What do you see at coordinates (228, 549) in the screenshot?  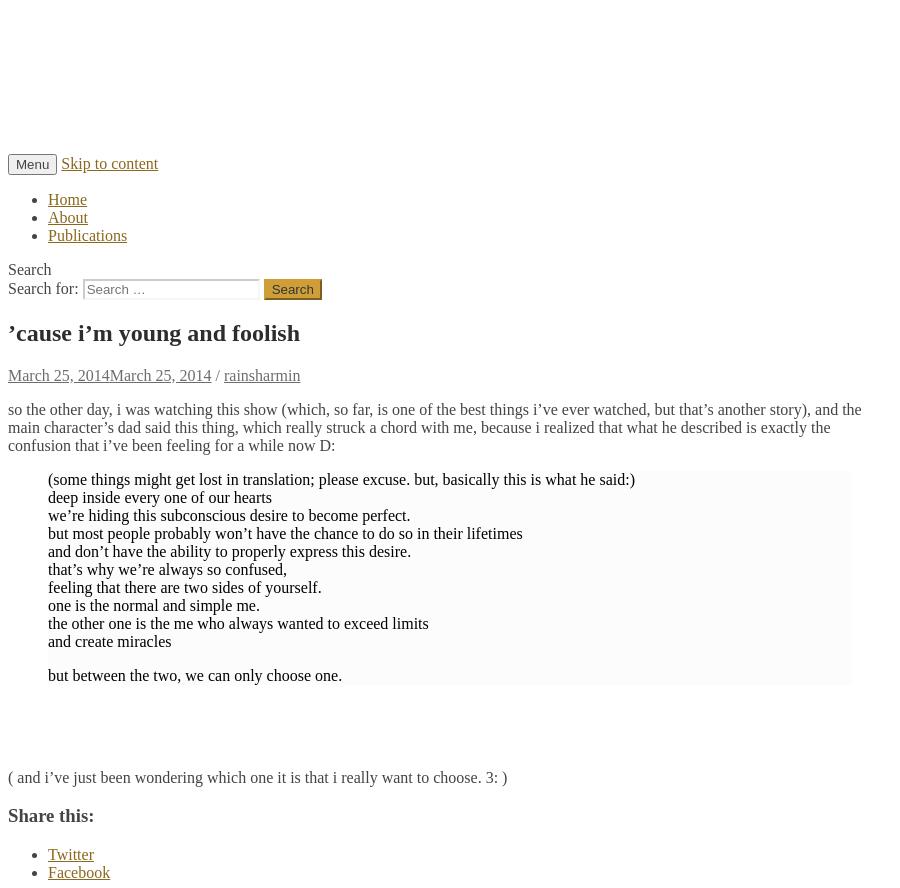 I see `'and don’t have the ability to properly express this desire.'` at bounding box center [228, 549].